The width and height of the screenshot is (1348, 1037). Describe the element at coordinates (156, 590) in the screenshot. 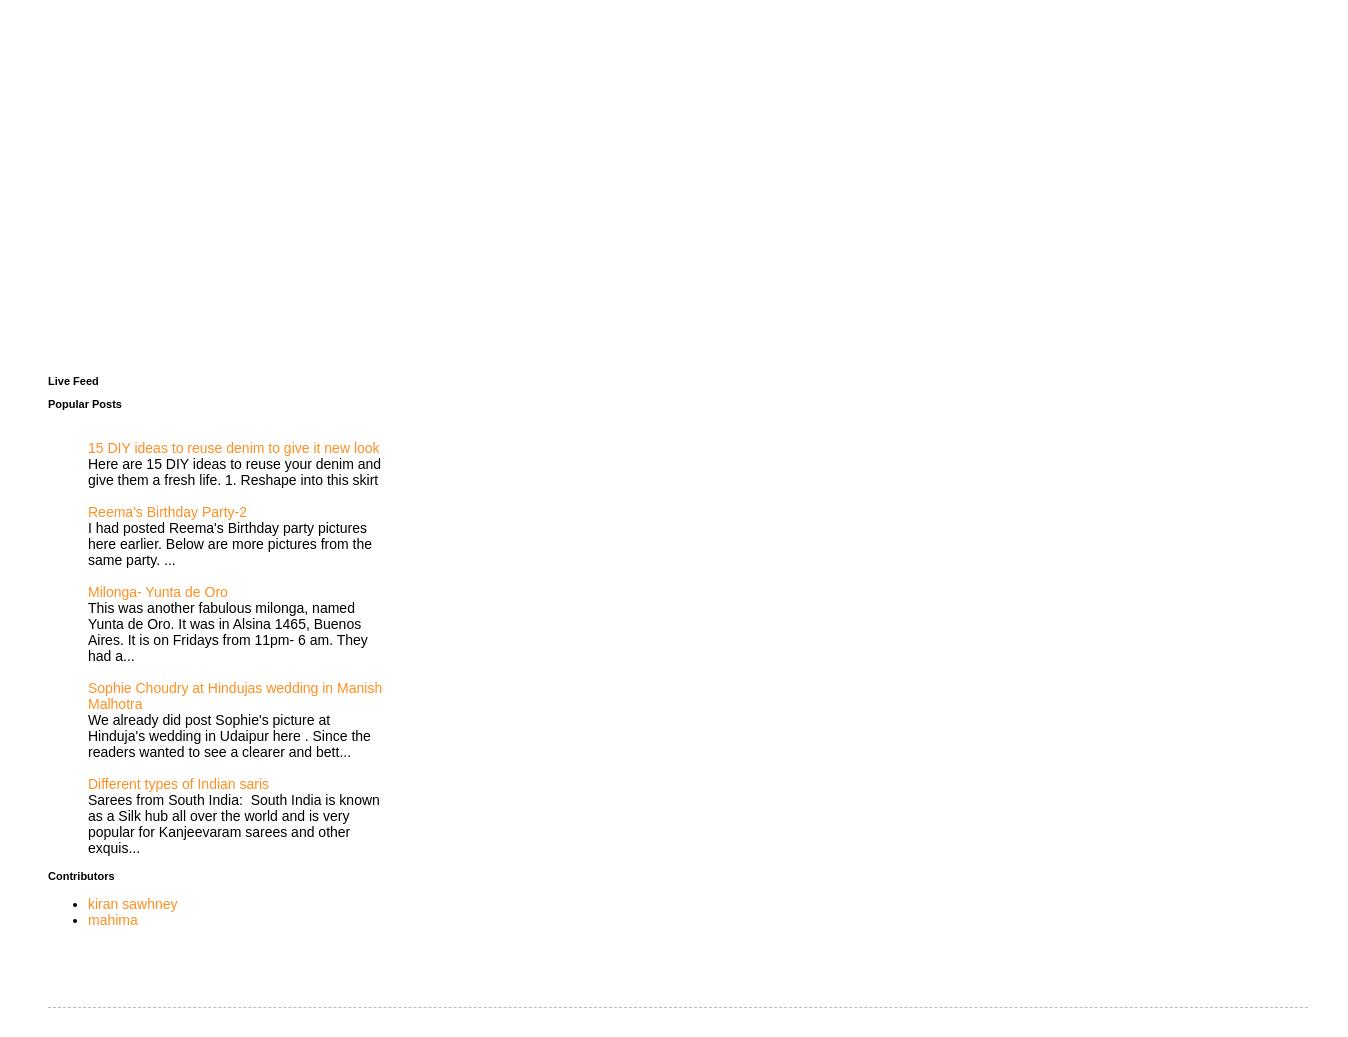

I see `'Milonga- Yunta de Oro'` at that location.